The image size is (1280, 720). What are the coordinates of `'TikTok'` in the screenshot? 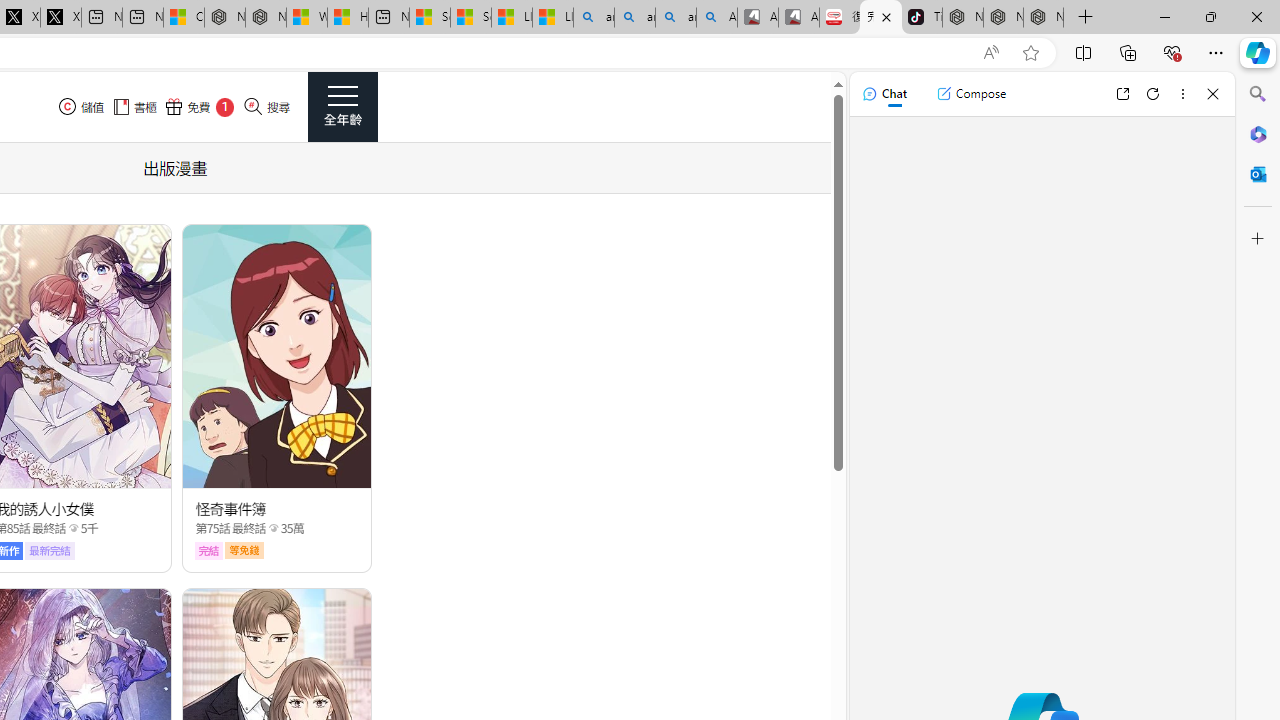 It's located at (921, 17).